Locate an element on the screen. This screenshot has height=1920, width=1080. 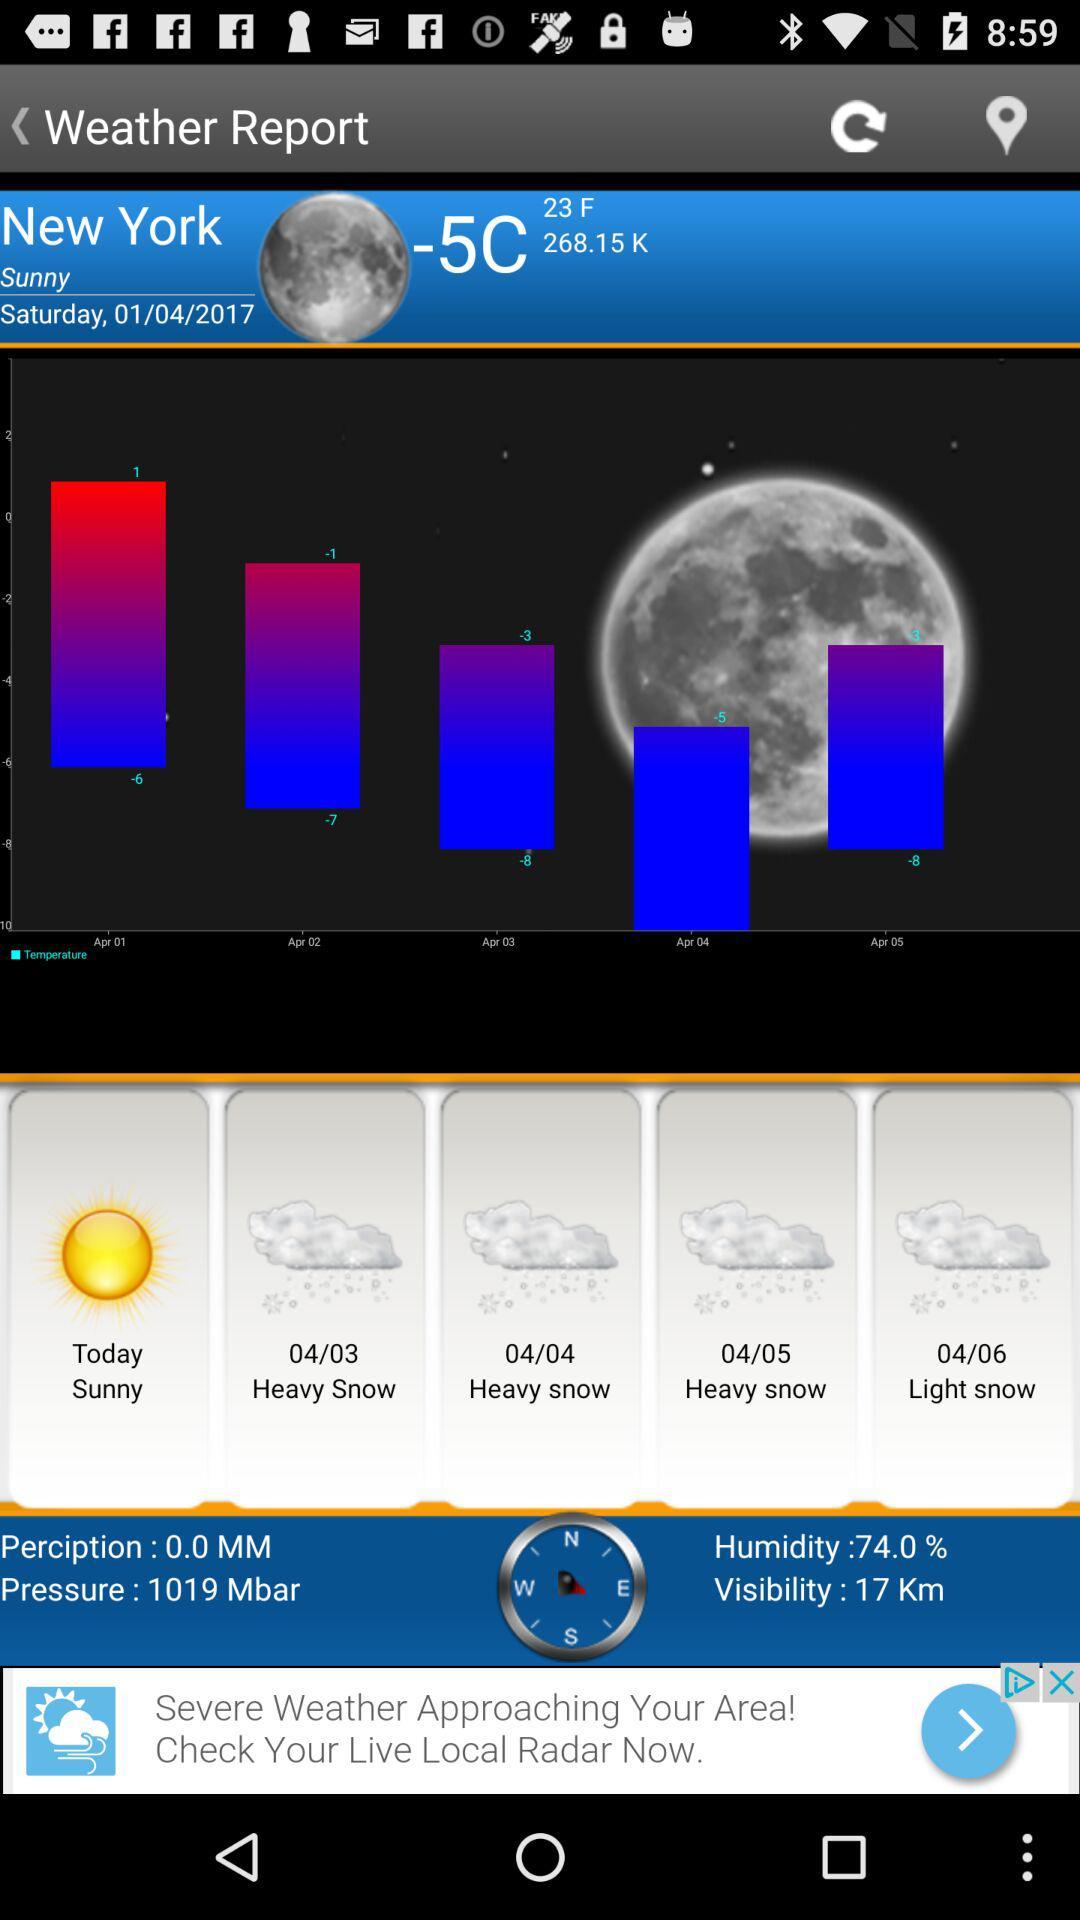
live radar here is located at coordinates (540, 1727).